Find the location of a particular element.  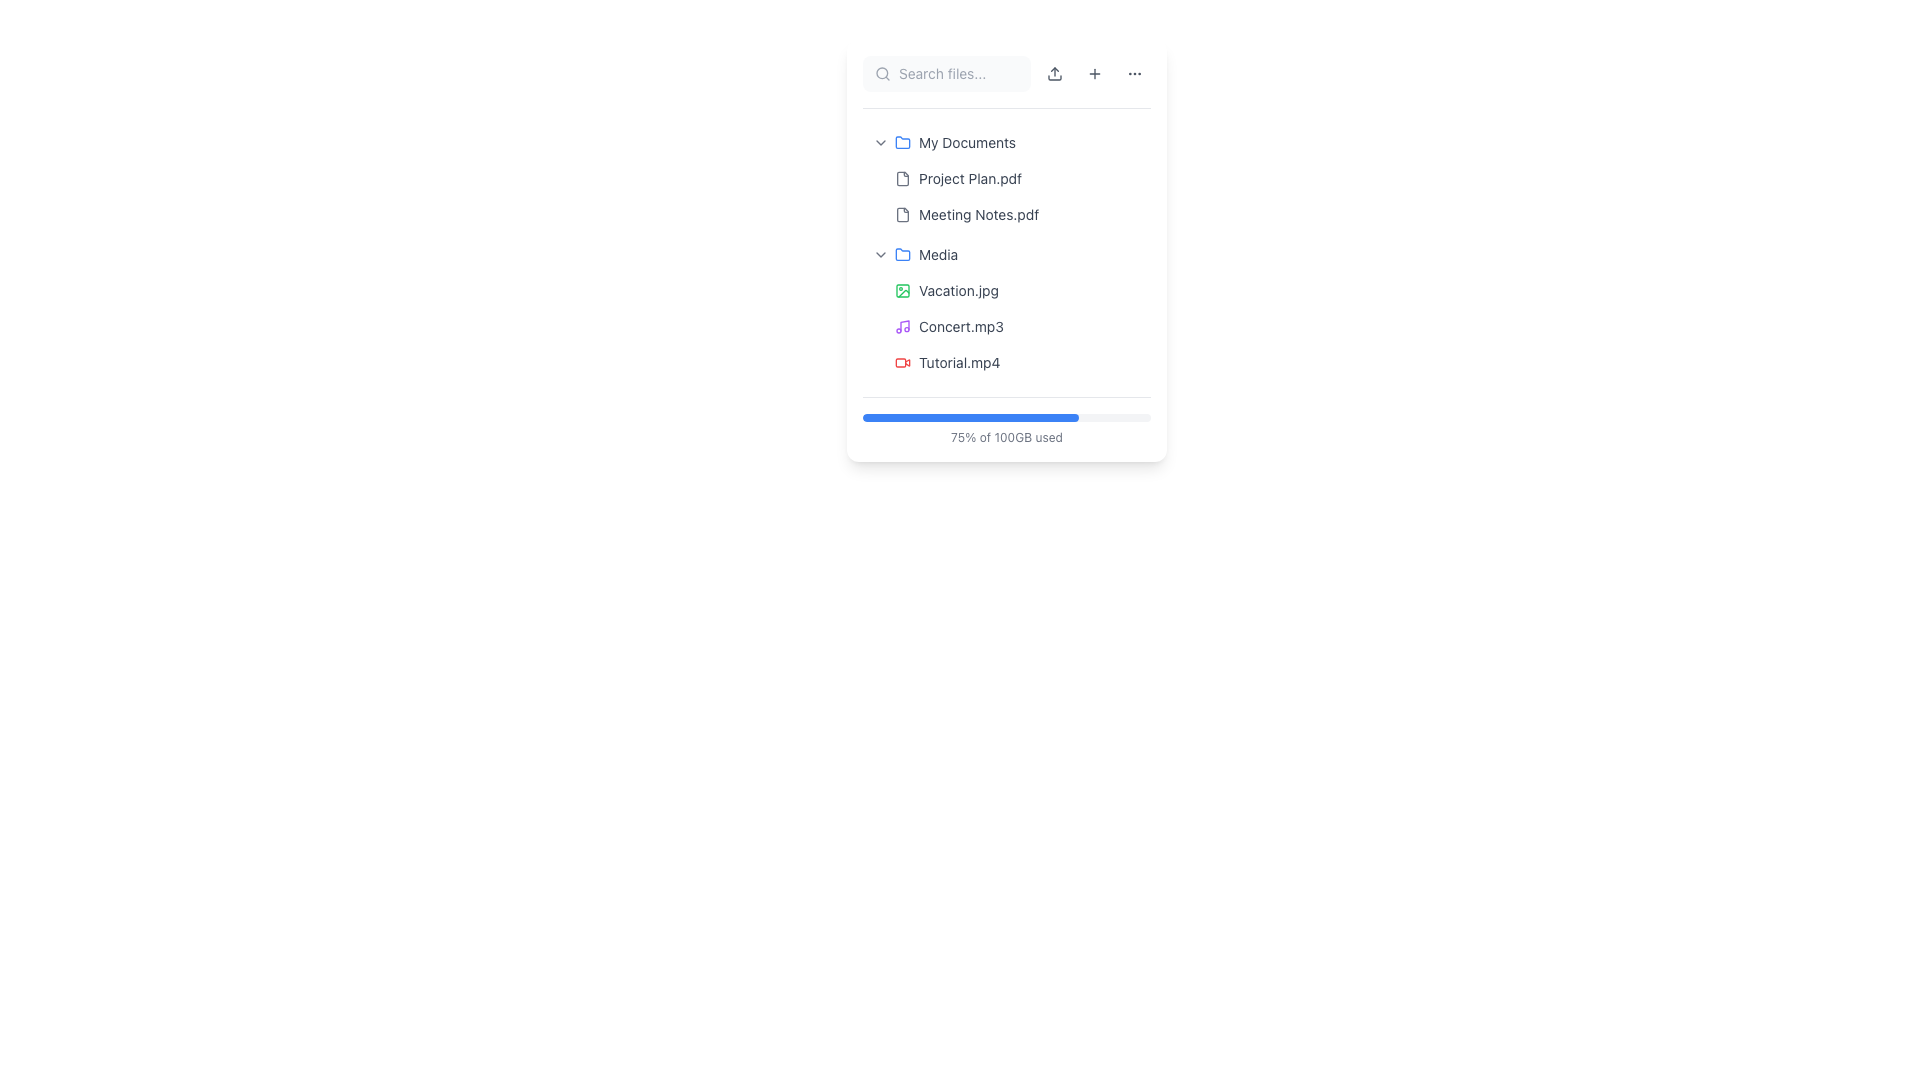

the button that initiates the file upload operation, located on the right side of the search bar, to trigger a visual effect is located at coordinates (1054, 72).